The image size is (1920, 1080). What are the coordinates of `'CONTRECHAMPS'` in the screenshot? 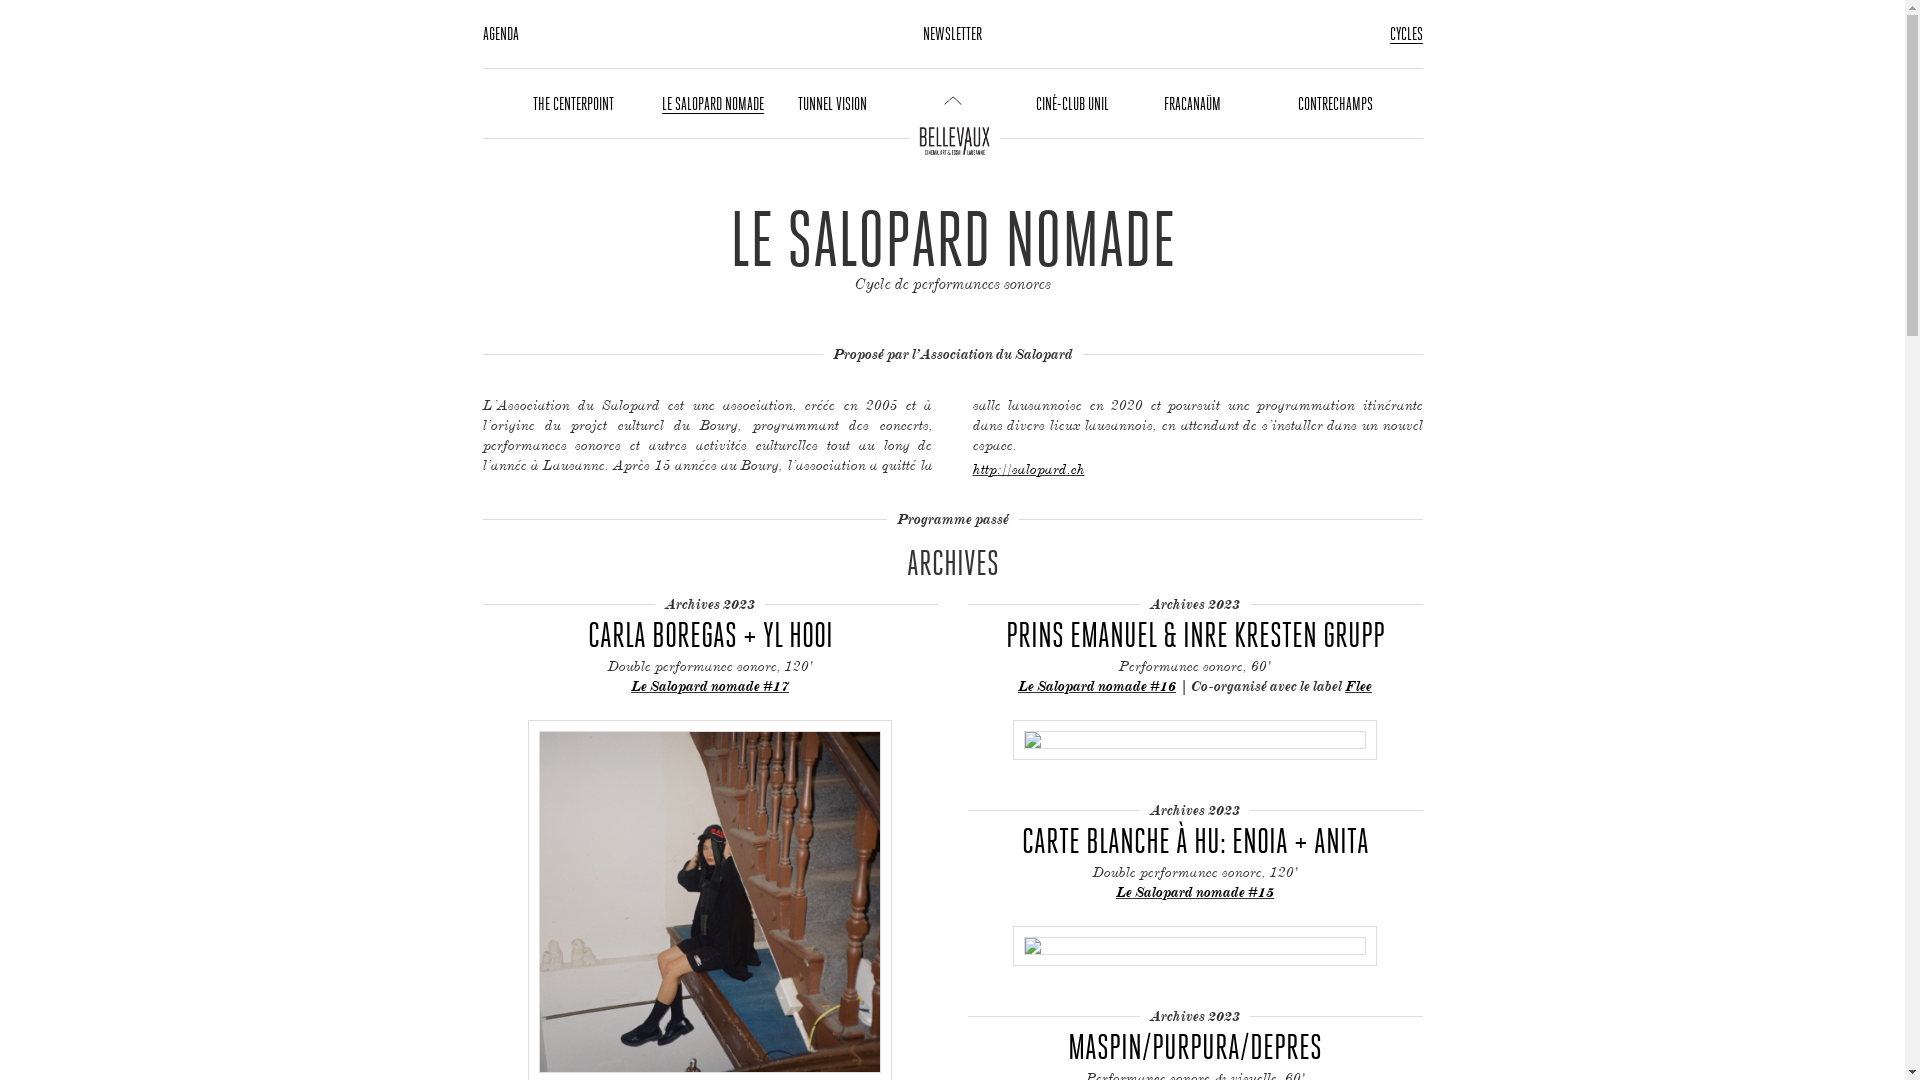 It's located at (1335, 103).